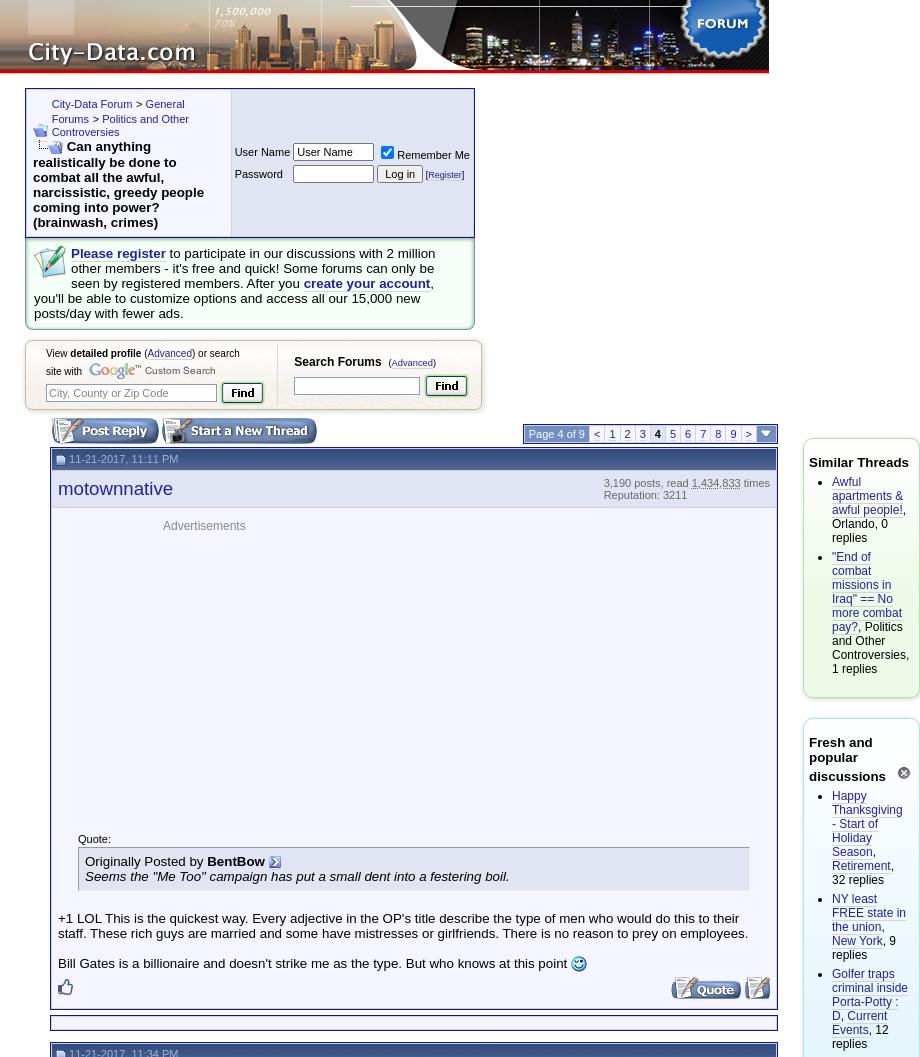 The width and height of the screenshot is (920, 1057). What do you see at coordinates (755, 481) in the screenshot?
I see `'times'` at bounding box center [755, 481].